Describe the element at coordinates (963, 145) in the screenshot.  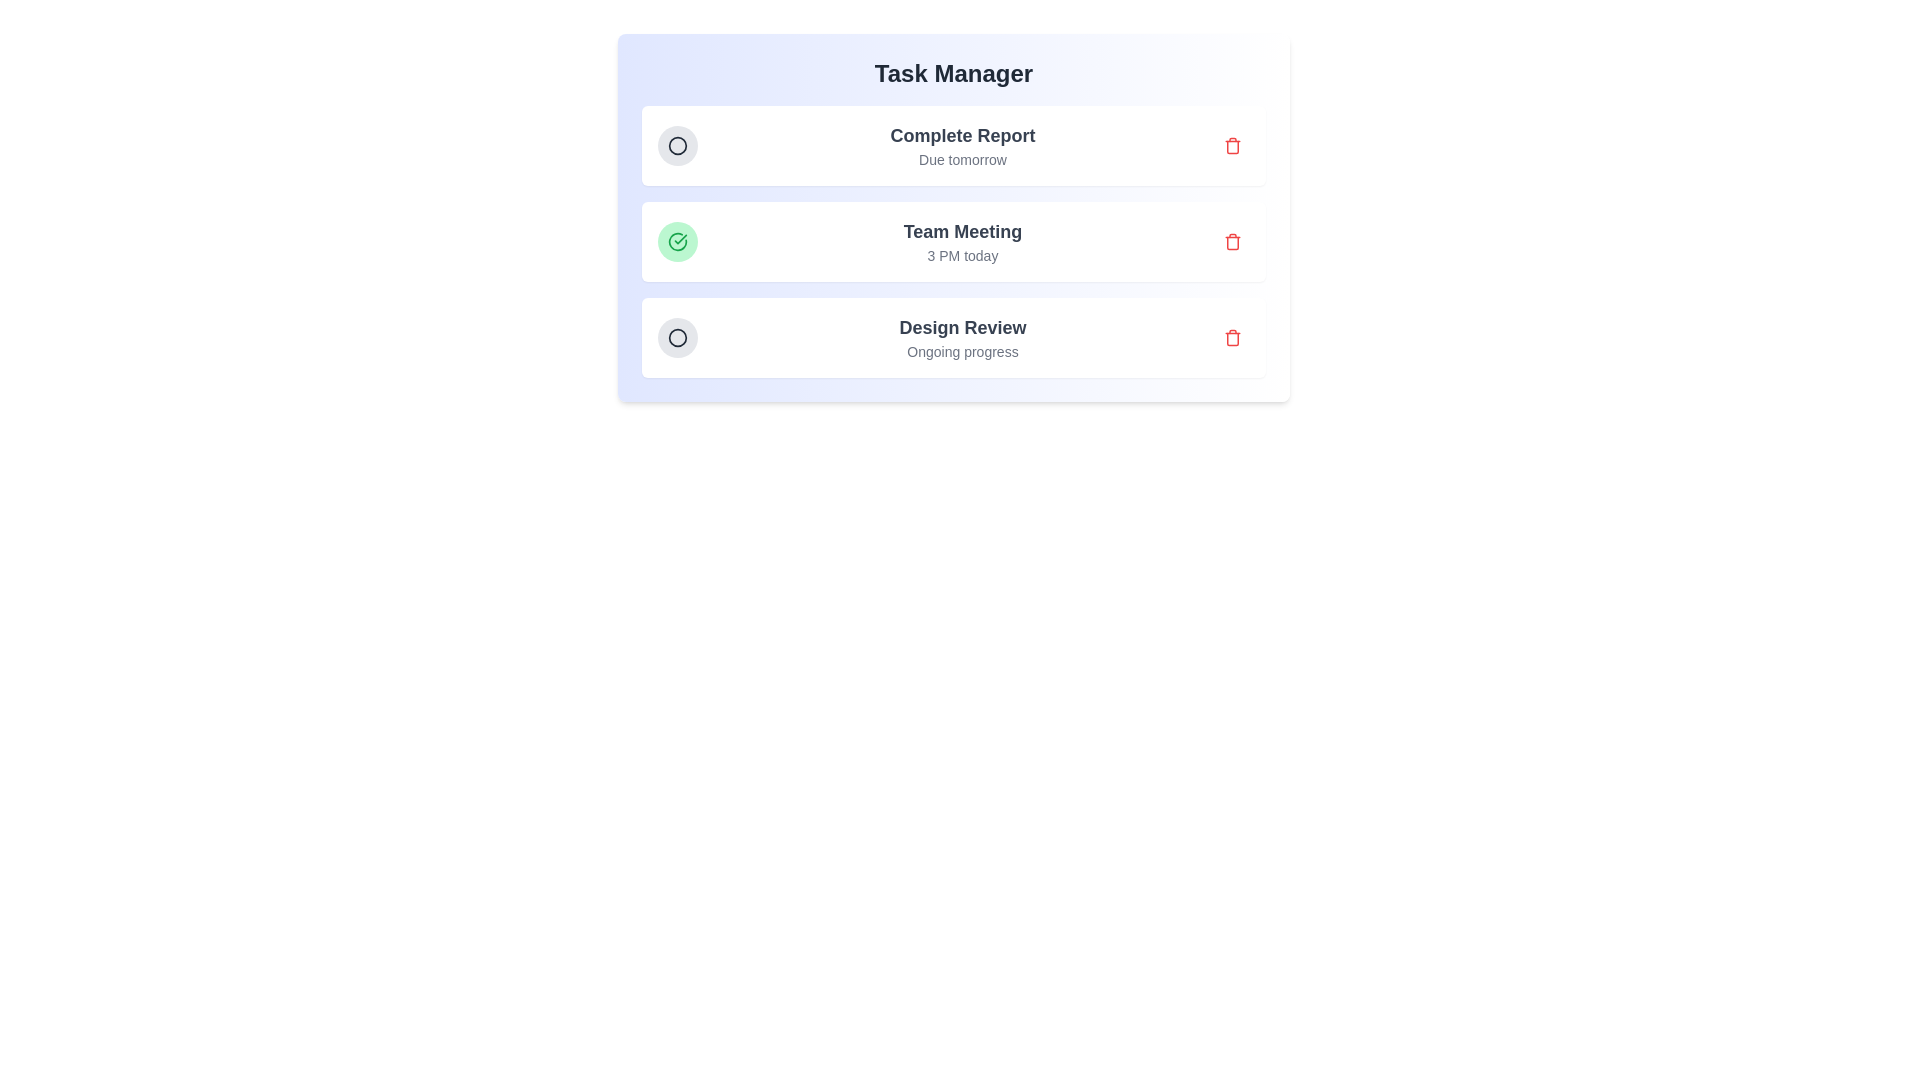
I see `the text block titled 'Complete Report' with the subtitle 'Due tomorrow' in the 'Task Manager' list` at that location.